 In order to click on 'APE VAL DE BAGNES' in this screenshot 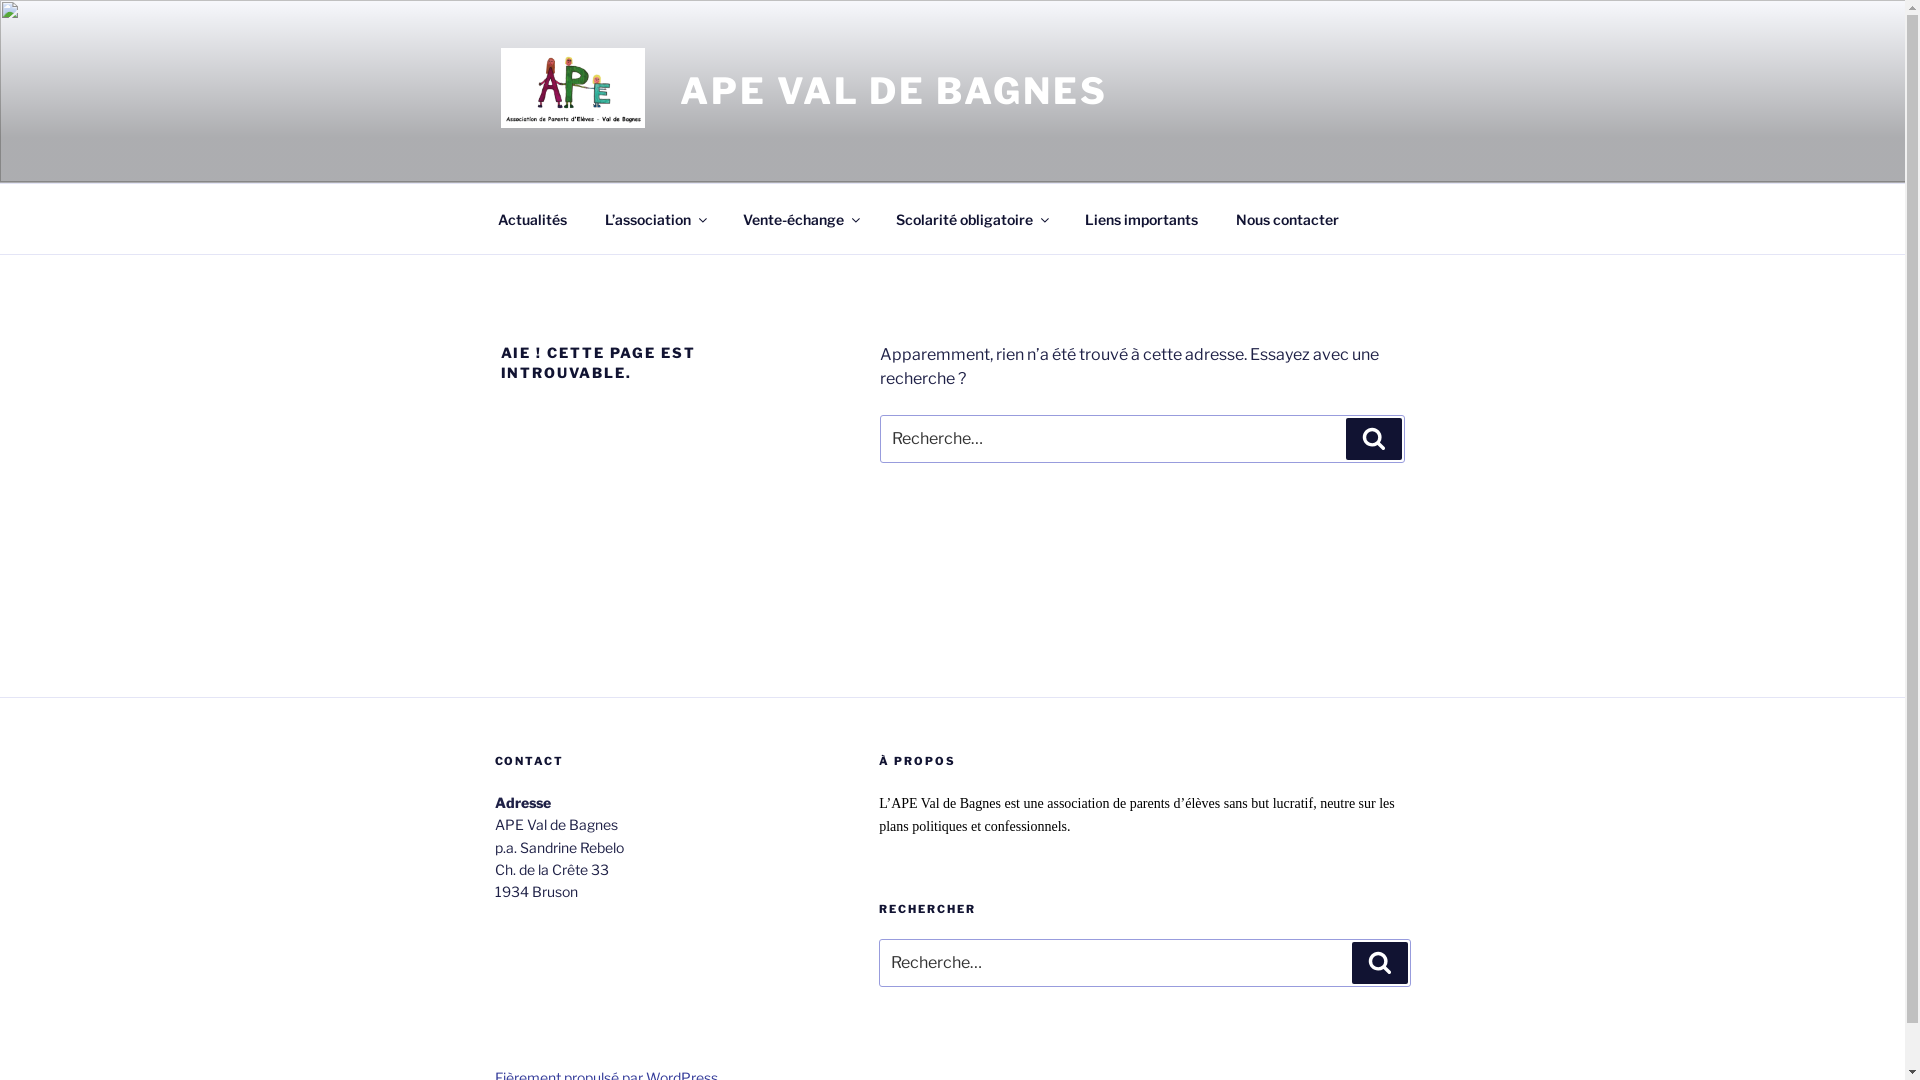, I will do `click(892, 91)`.